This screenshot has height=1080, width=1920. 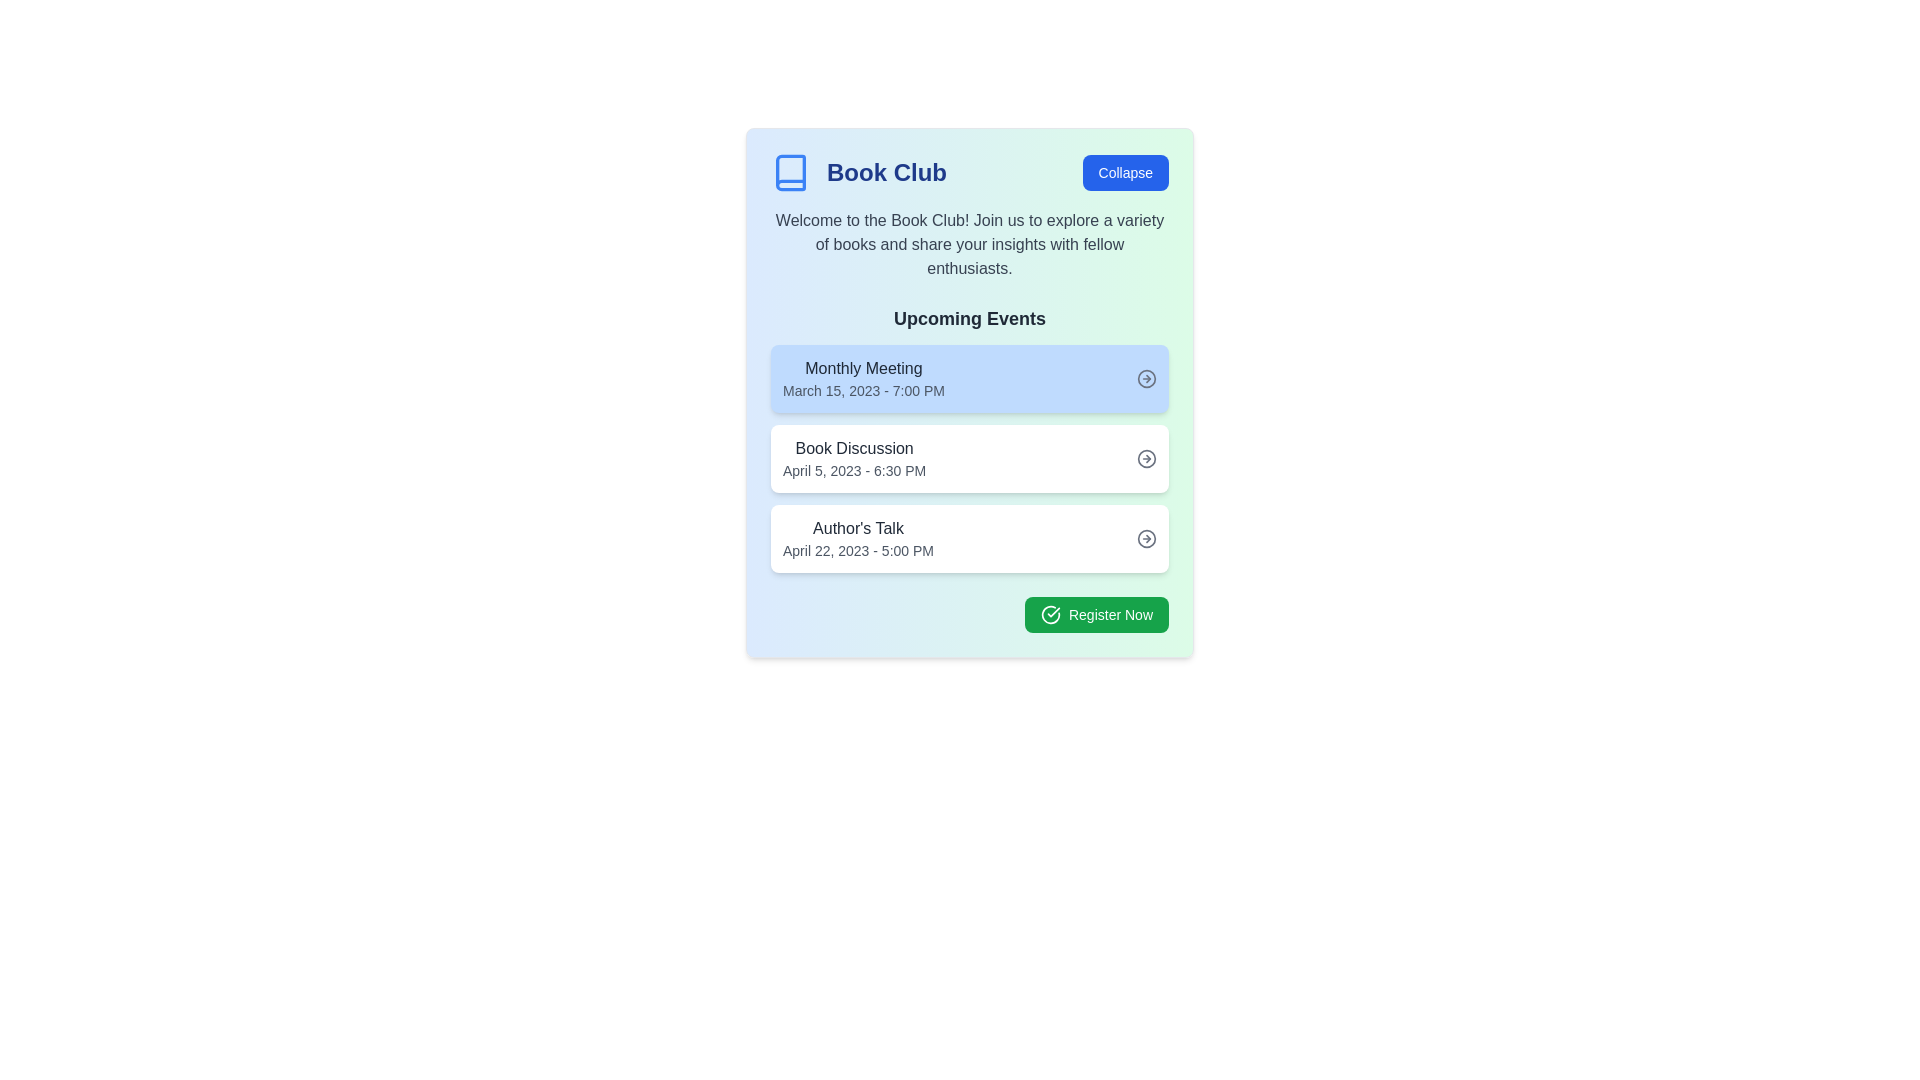 I want to click on the simplified book icon in the top-left corner of the 'Book Club' card interface, which features a rectangular shape and a spine stripe, so click(x=790, y=172).